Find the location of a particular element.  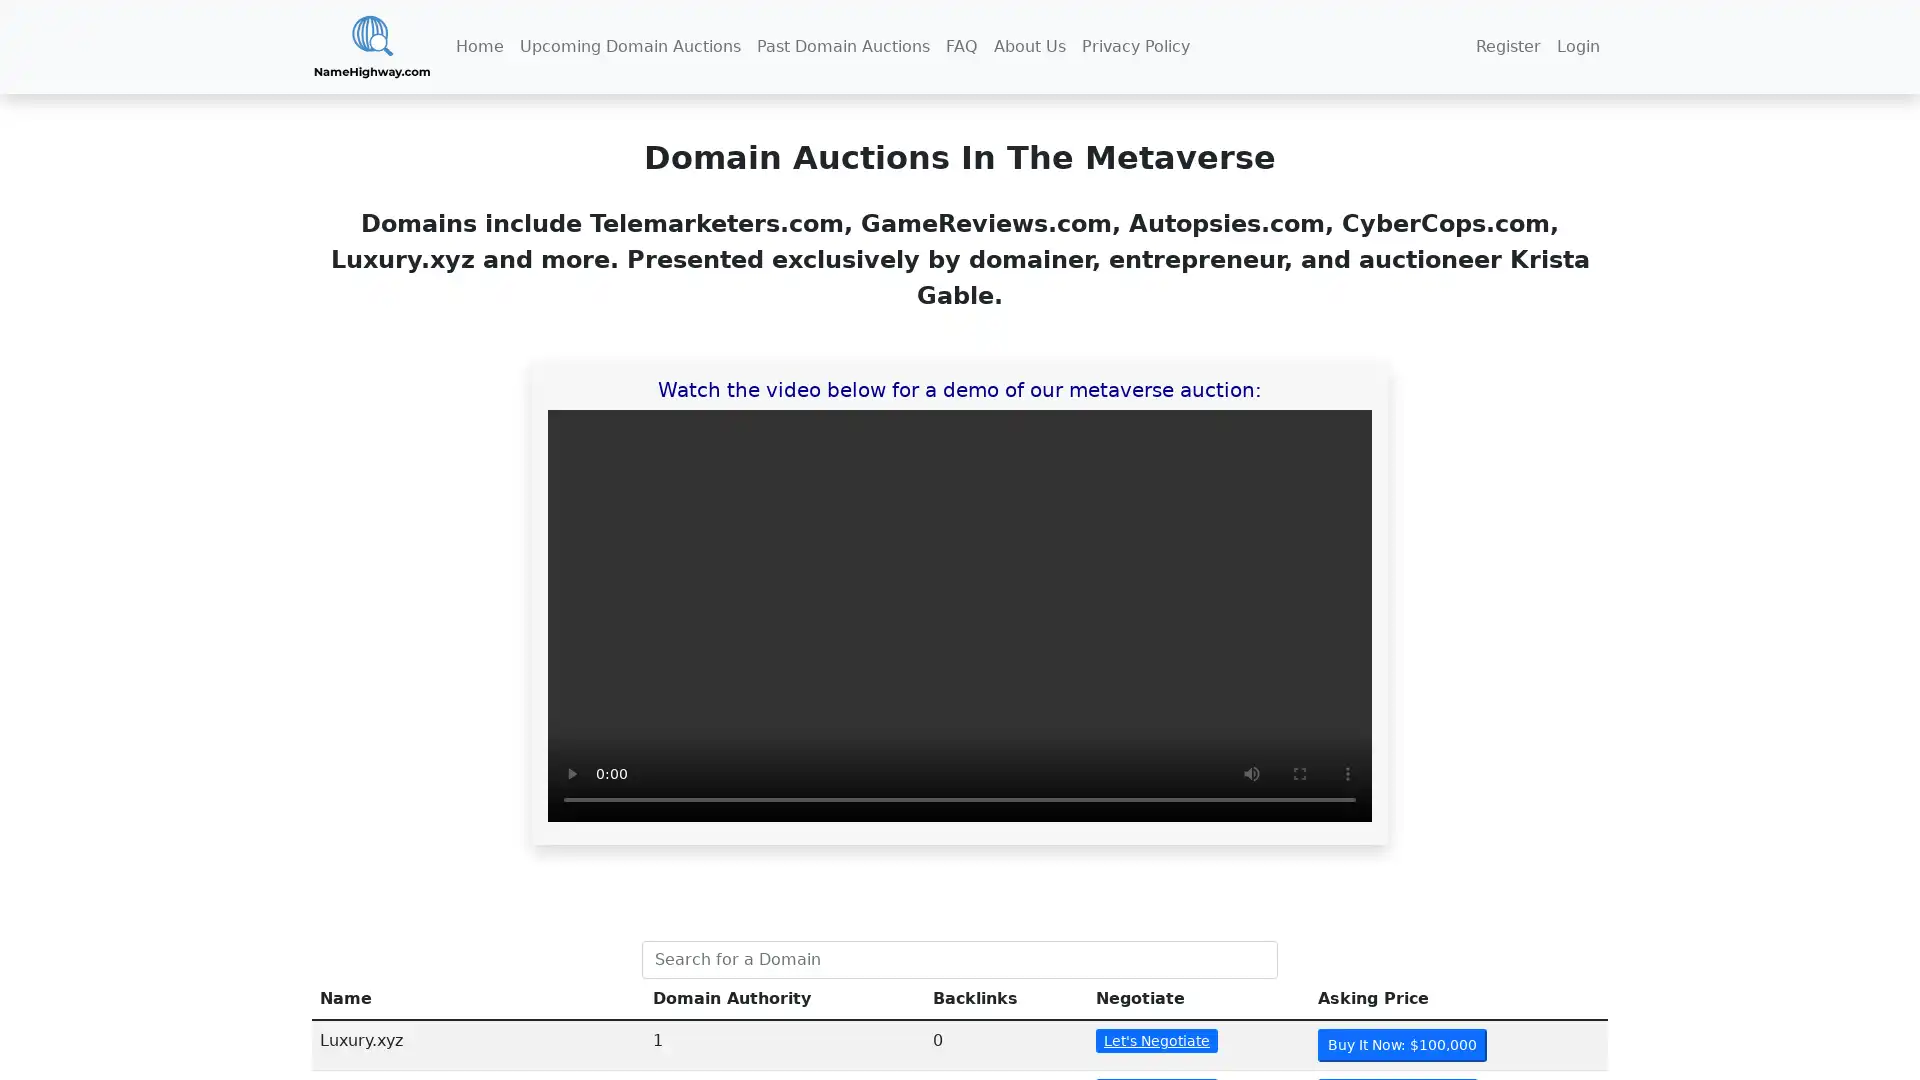

mute is located at coordinates (1251, 773).